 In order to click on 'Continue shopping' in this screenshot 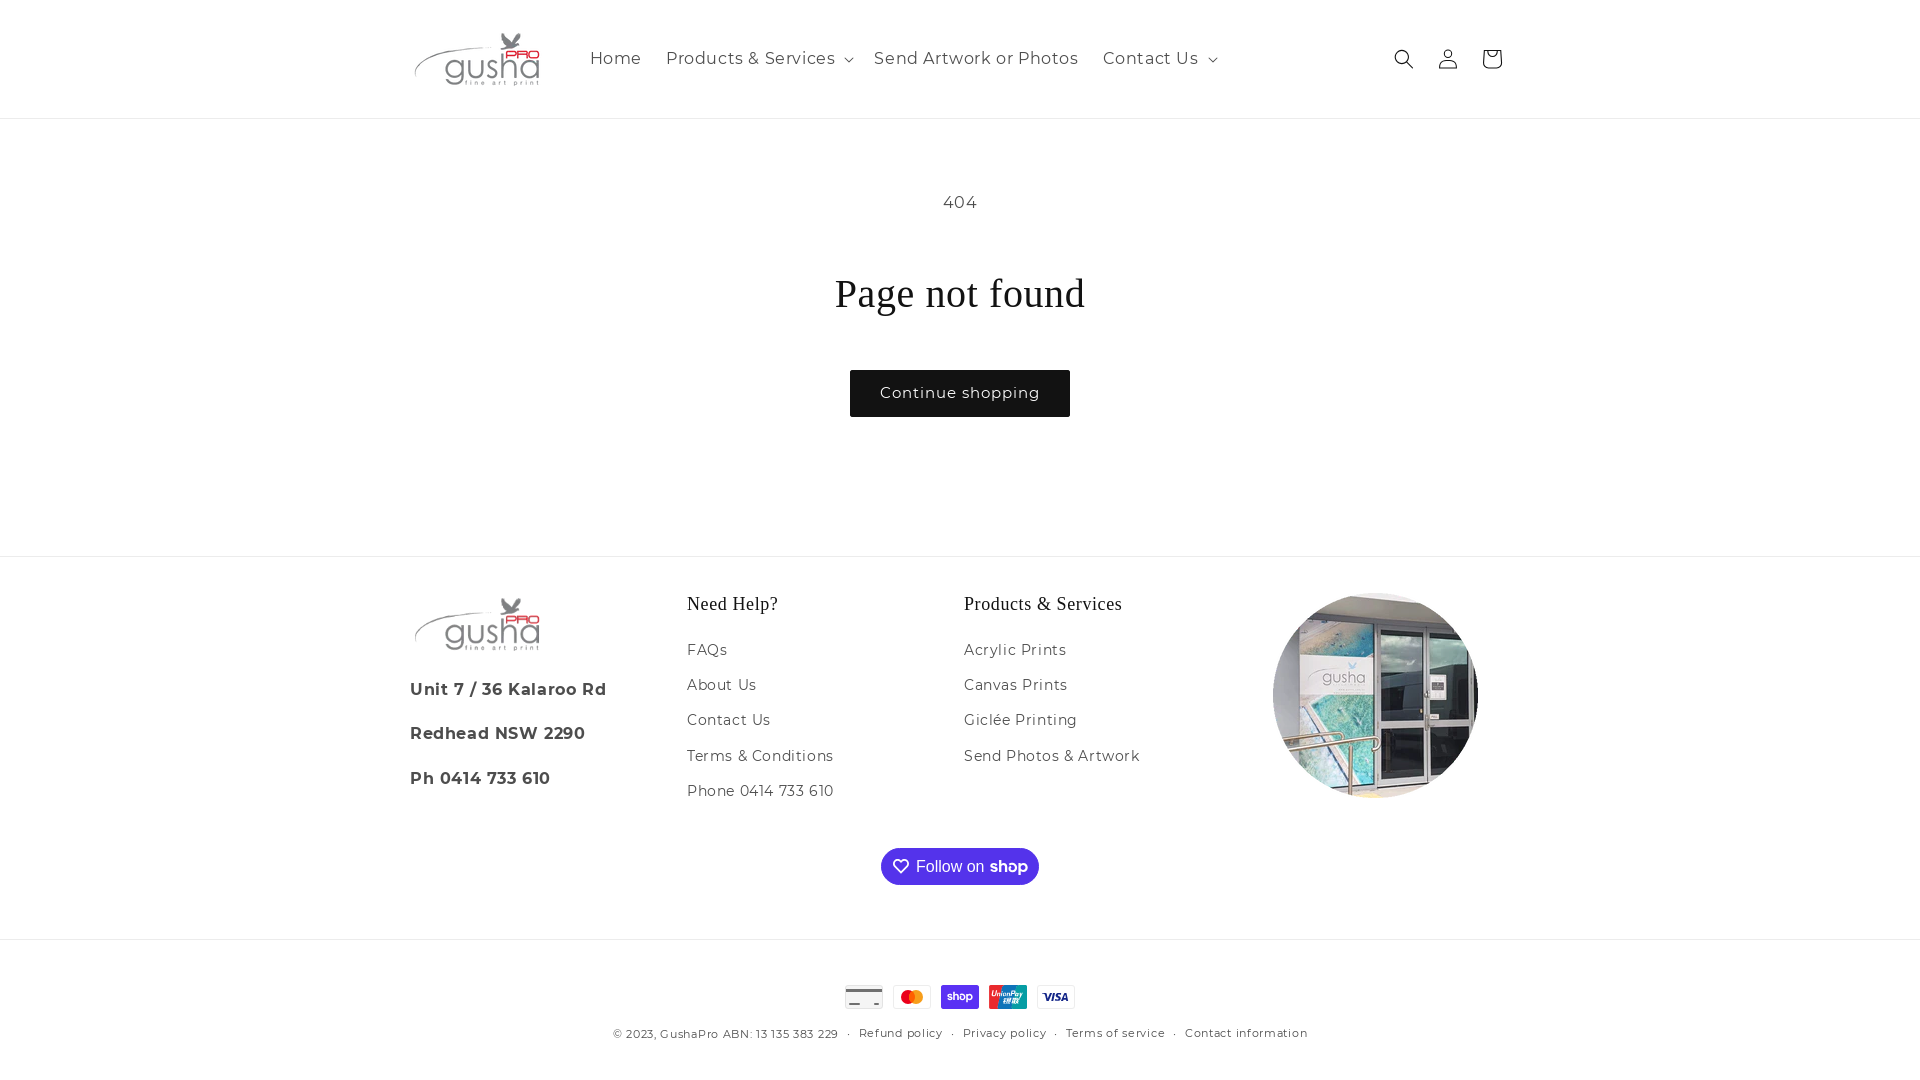, I will do `click(960, 393)`.